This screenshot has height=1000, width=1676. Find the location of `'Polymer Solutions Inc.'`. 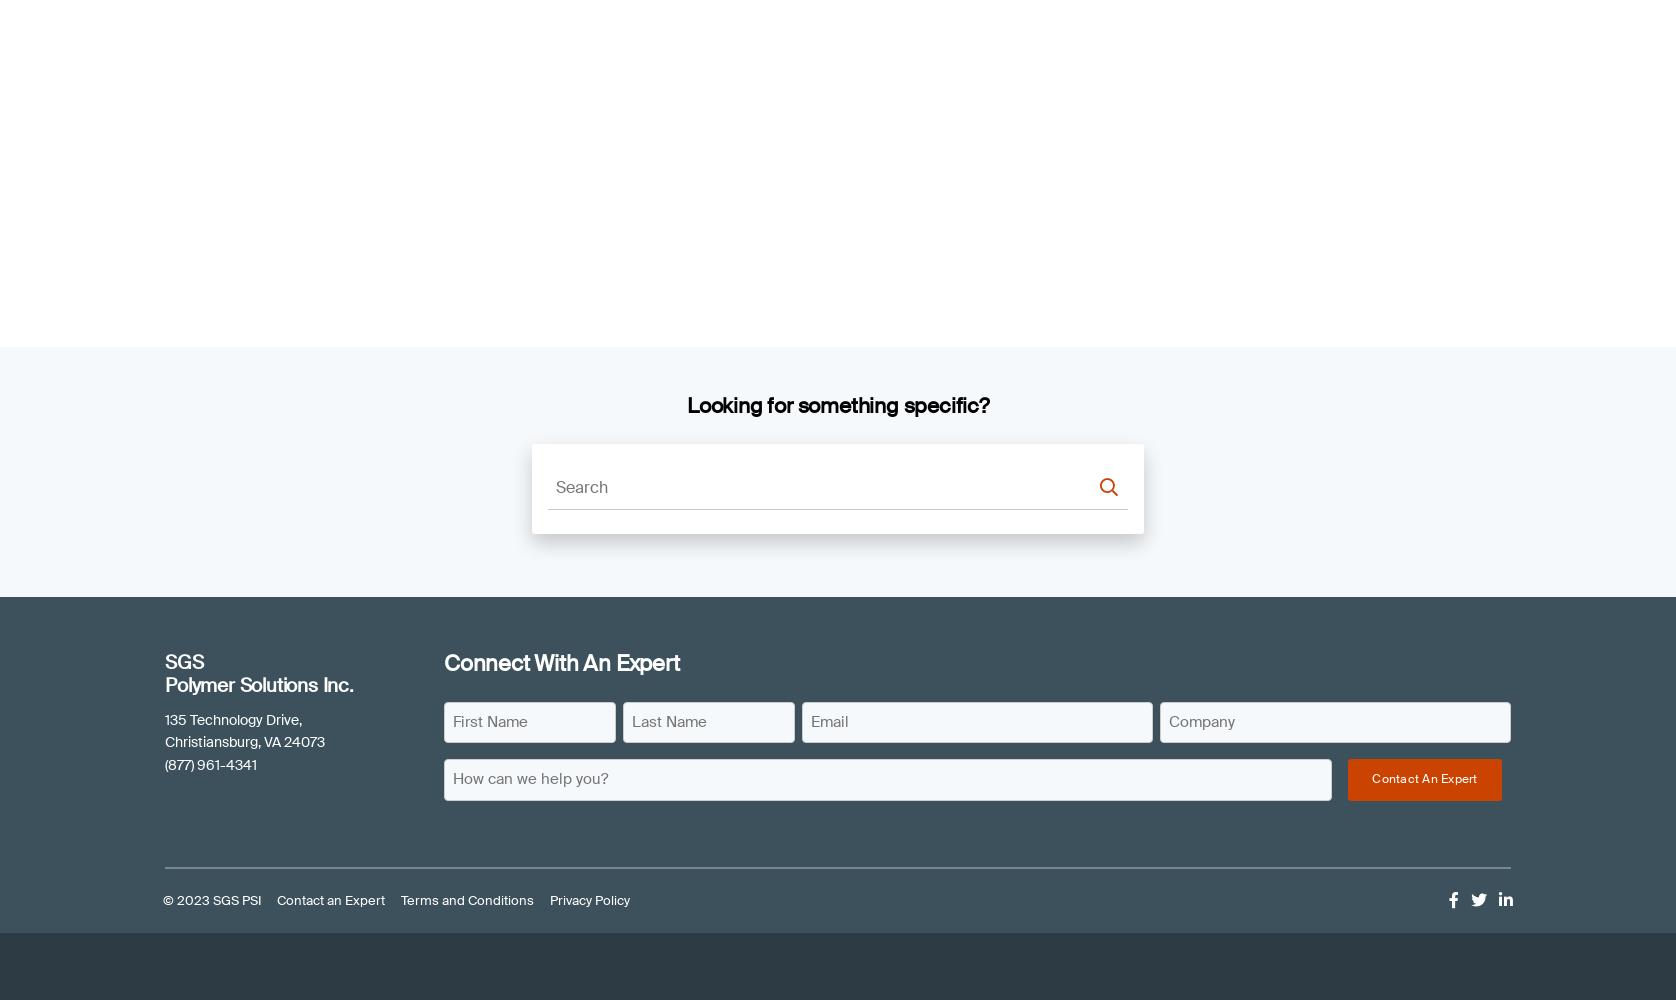

'Polymer Solutions Inc.' is located at coordinates (257, 685).